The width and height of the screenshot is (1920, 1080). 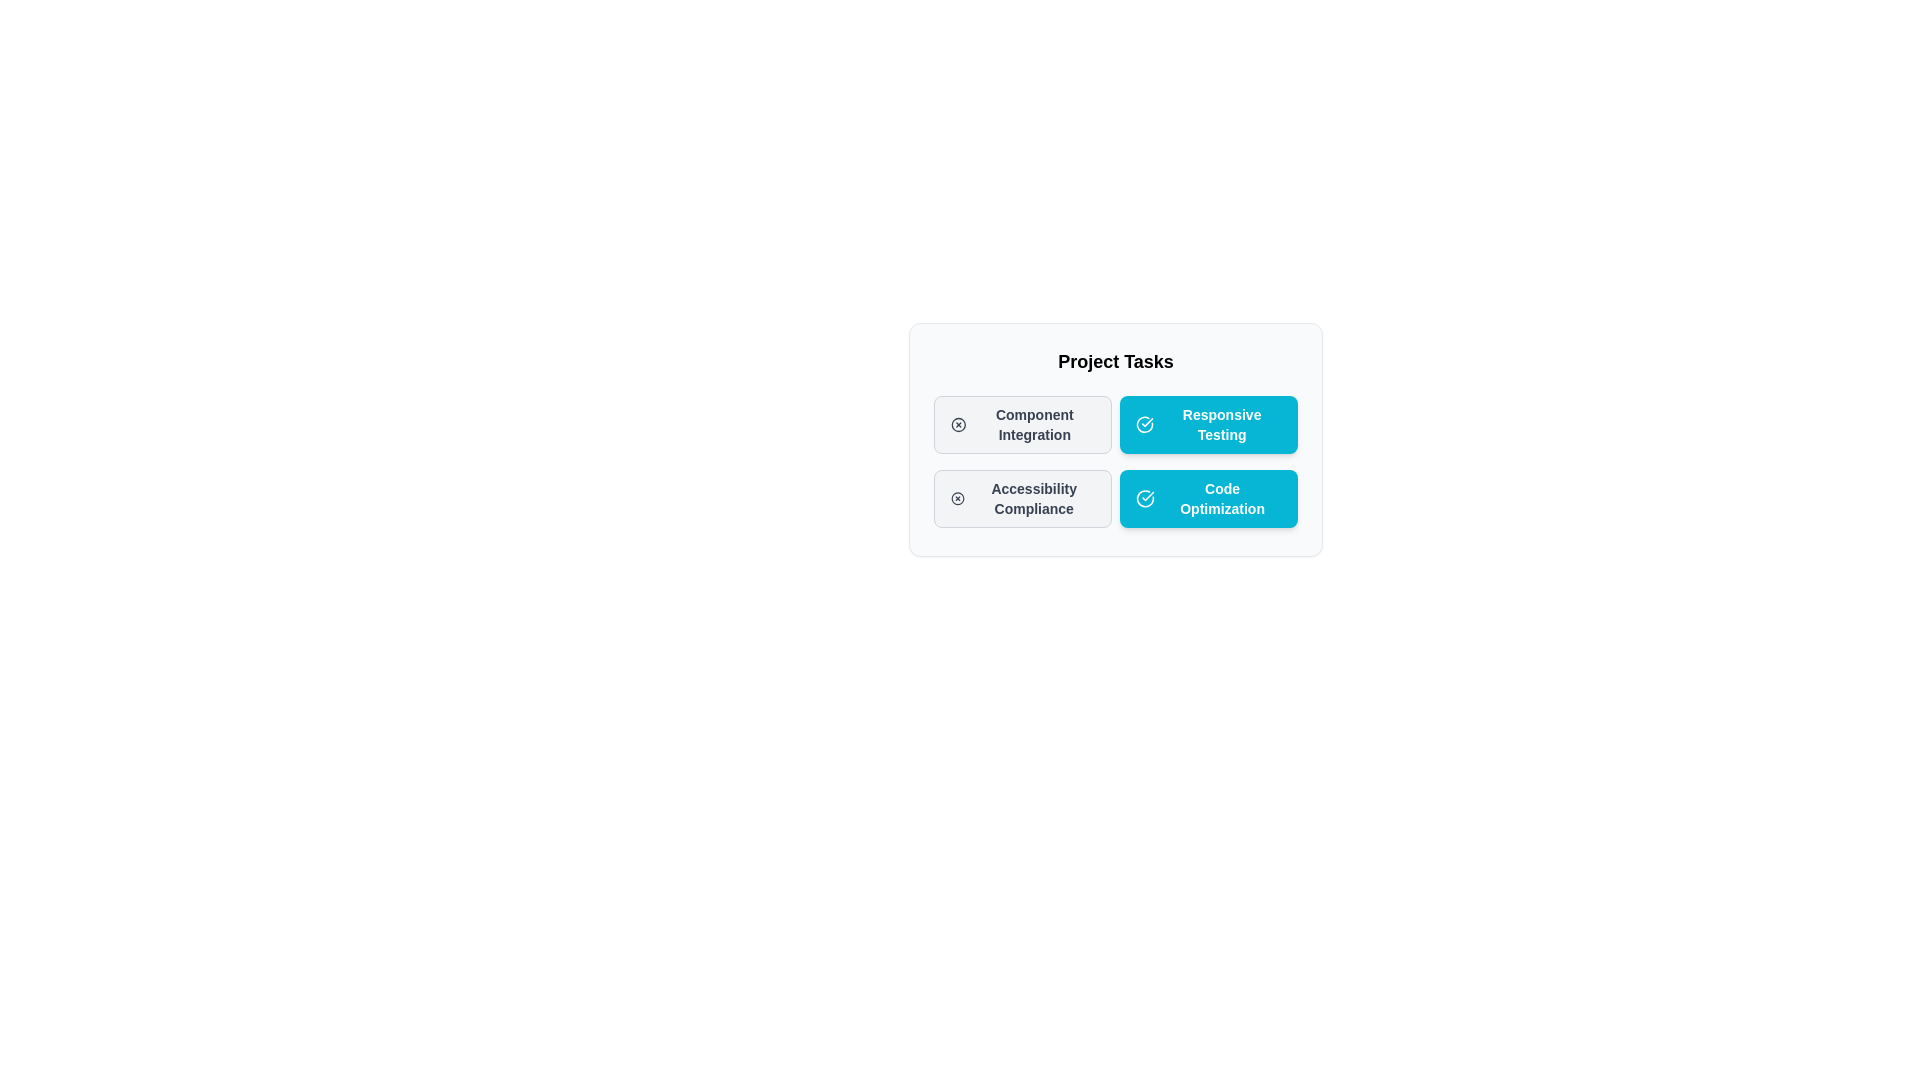 What do you see at coordinates (1208, 423) in the screenshot?
I see `the chip labeled 'Responsive Testing' to select it` at bounding box center [1208, 423].